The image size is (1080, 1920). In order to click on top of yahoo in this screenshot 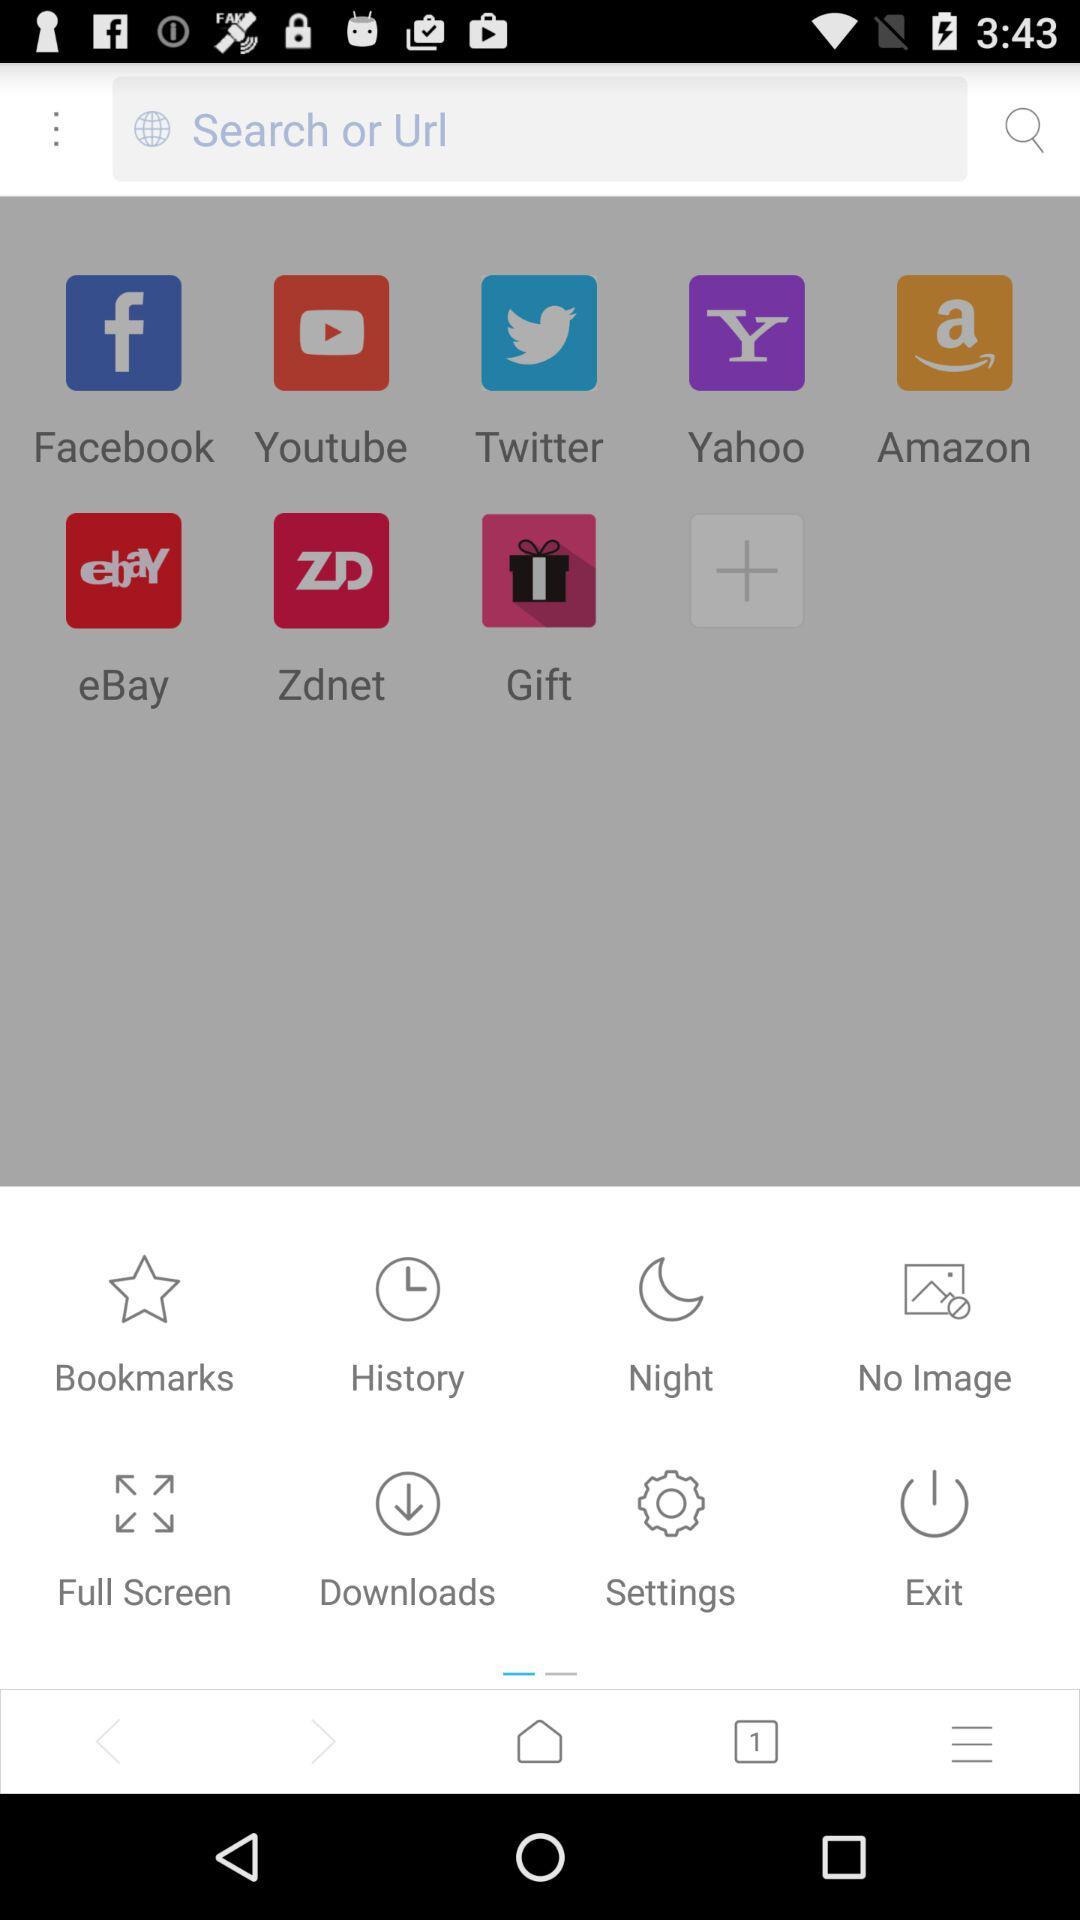, I will do `click(747, 332)`.